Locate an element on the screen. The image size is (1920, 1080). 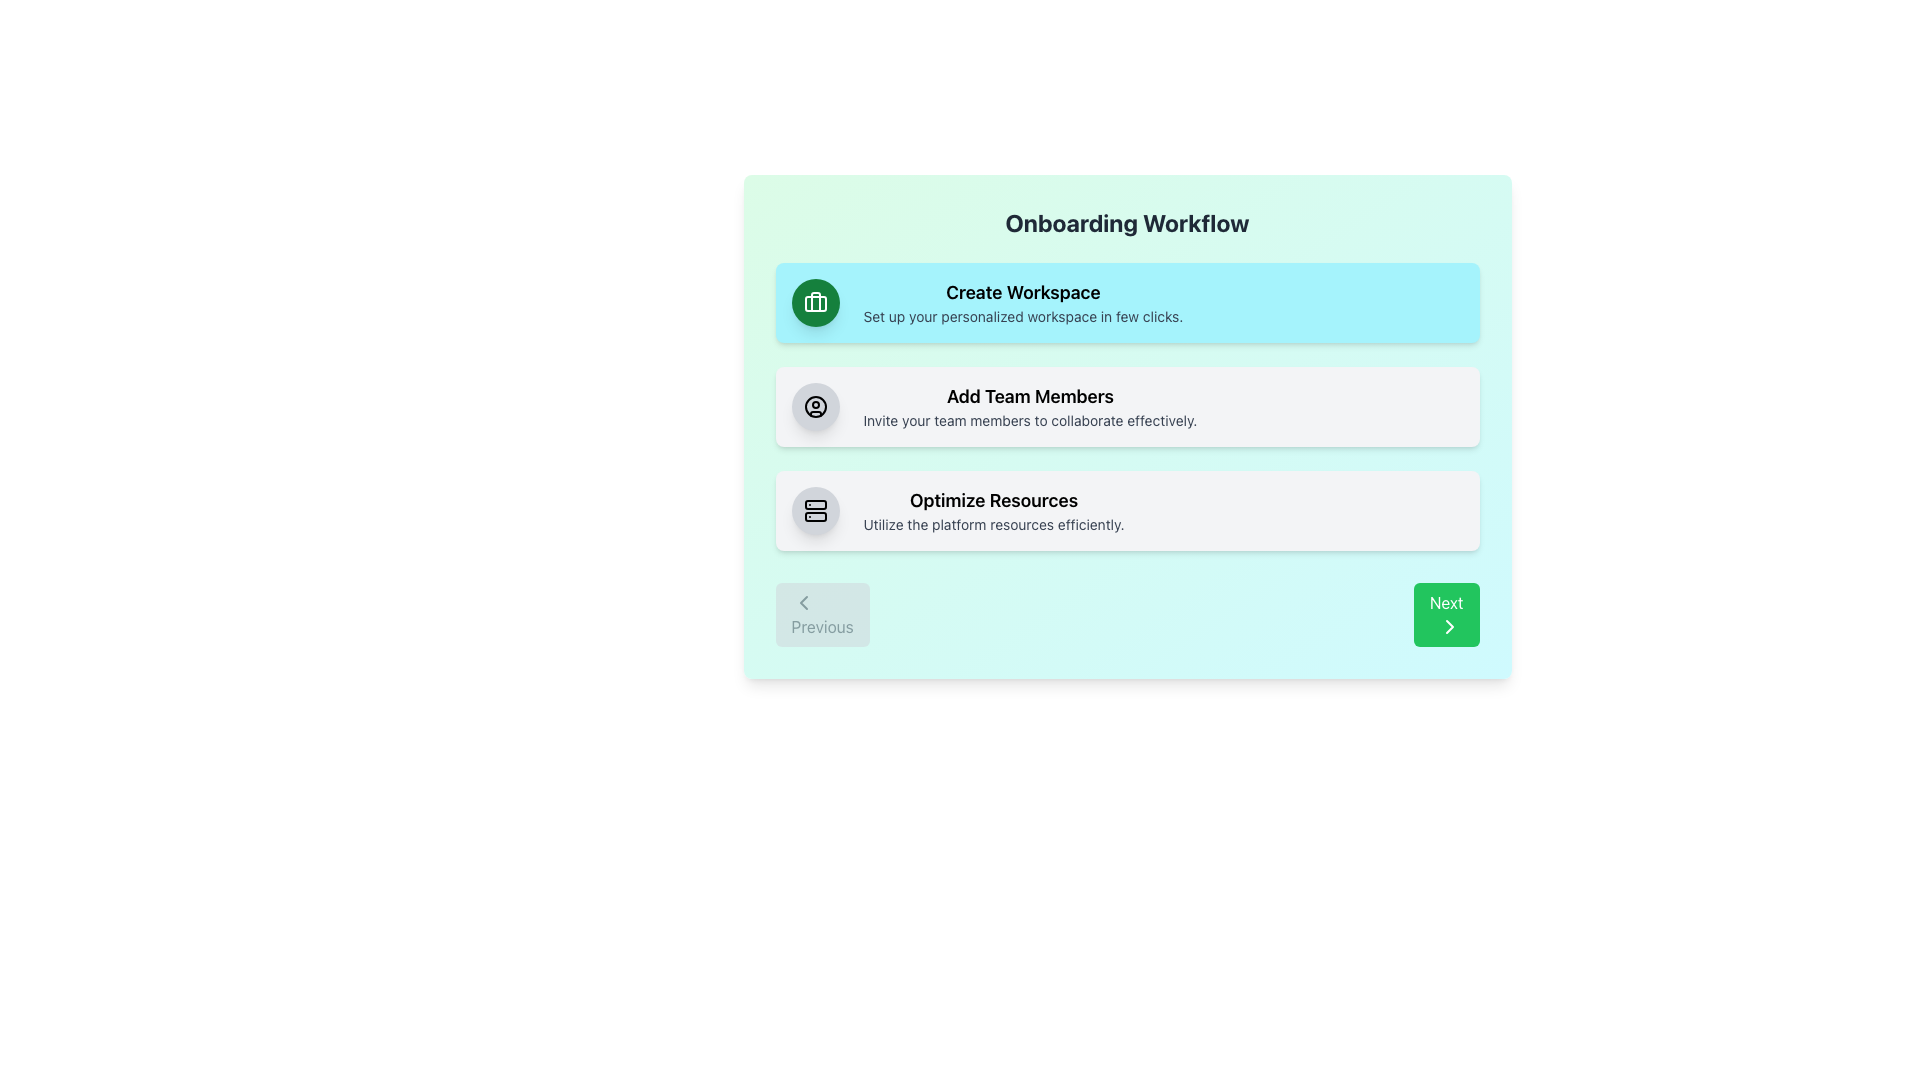
the 'Next' button located at the lower-right corner of the main UI block to proceed to the next step in the workflow is located at coordinates (1446, 613).